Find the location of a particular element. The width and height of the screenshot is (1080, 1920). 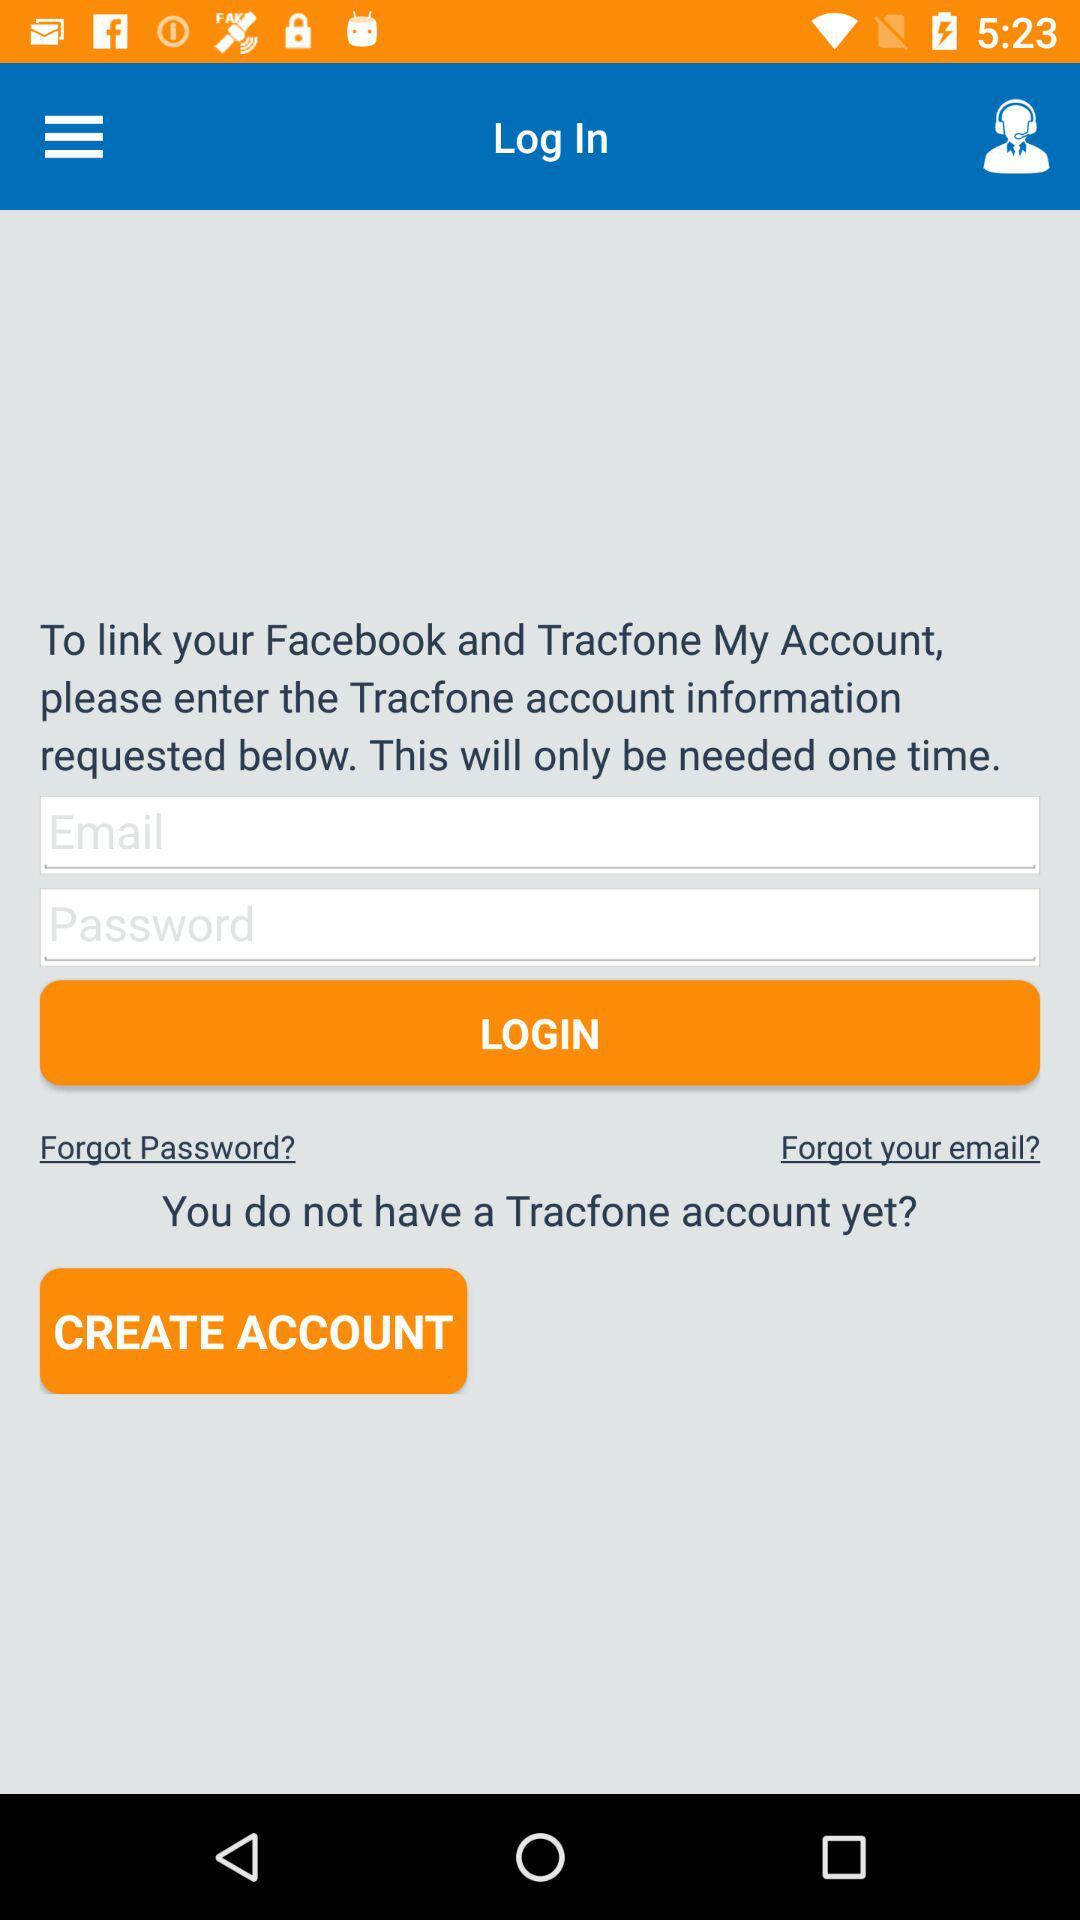

the item next to the log in is located at coordinates (1017, 135).